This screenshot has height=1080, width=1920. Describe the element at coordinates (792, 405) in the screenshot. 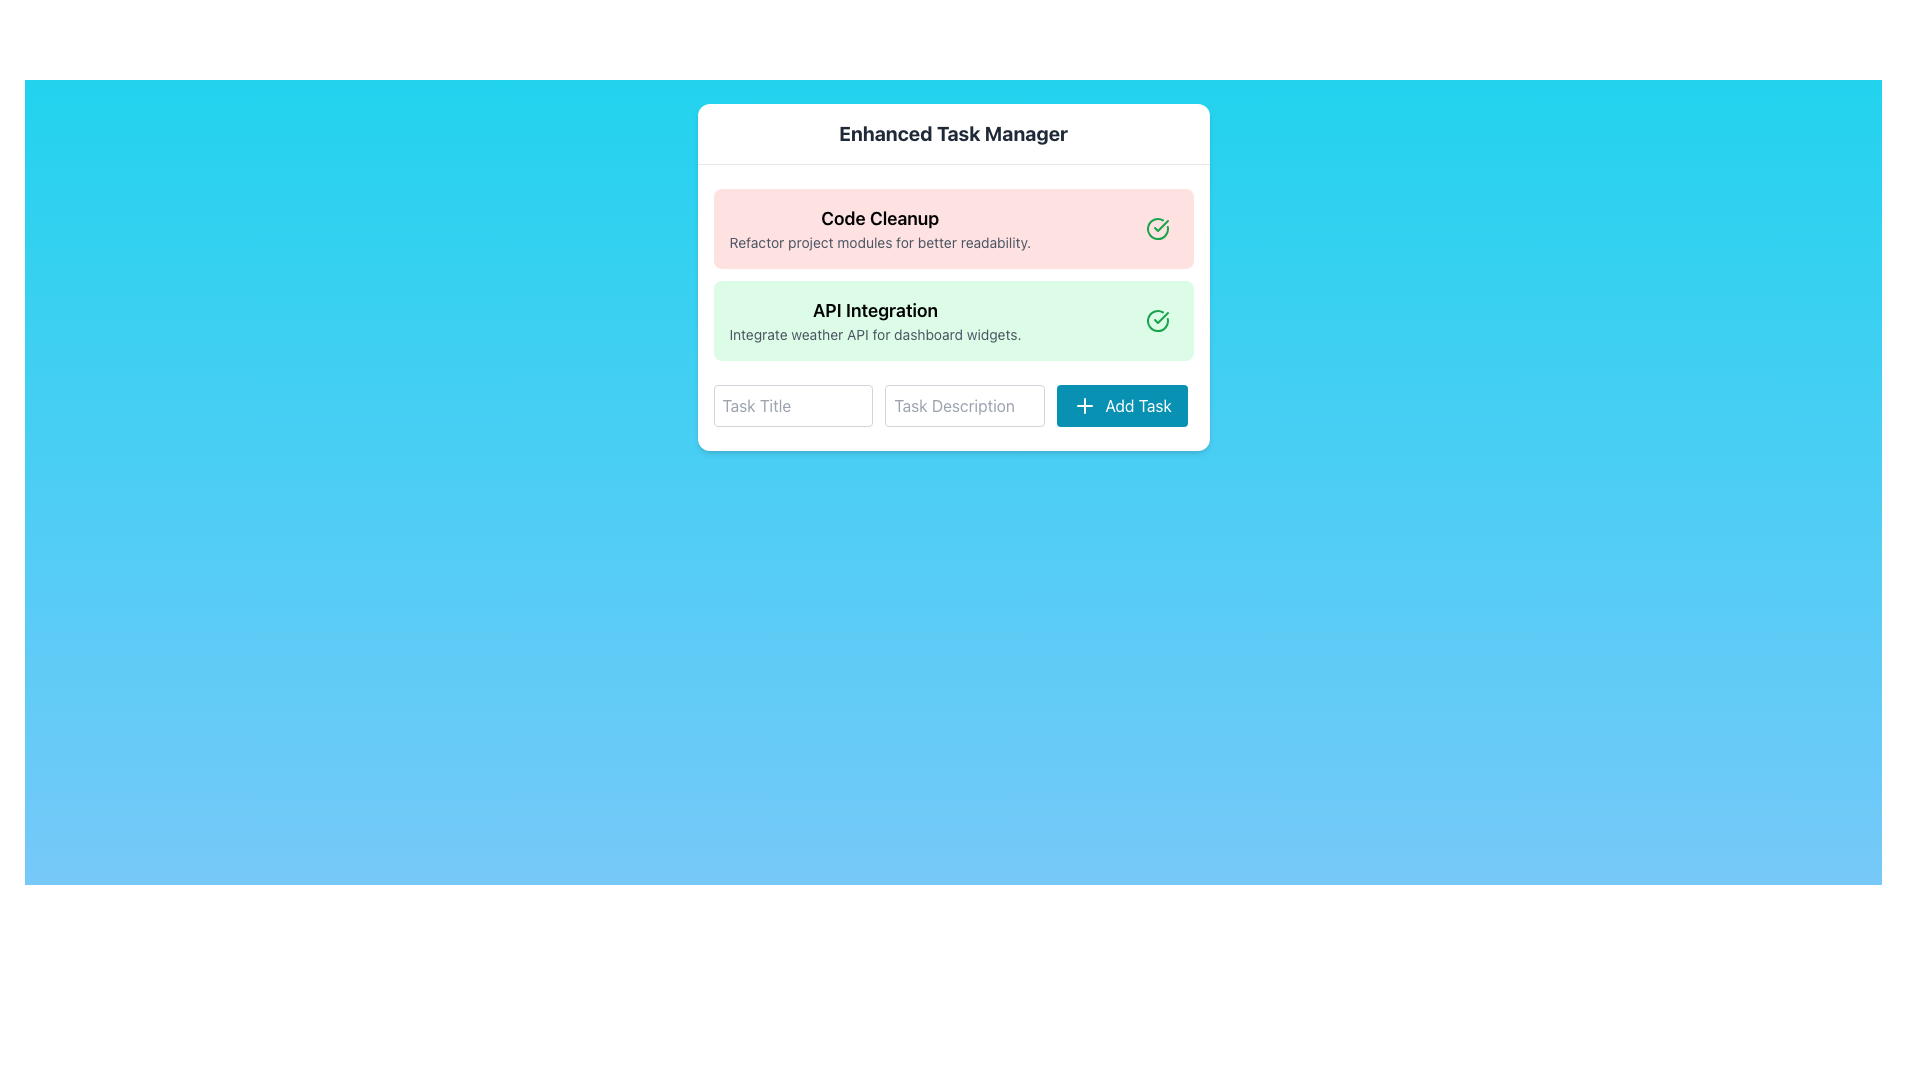

I see `the task title input field` at that location.